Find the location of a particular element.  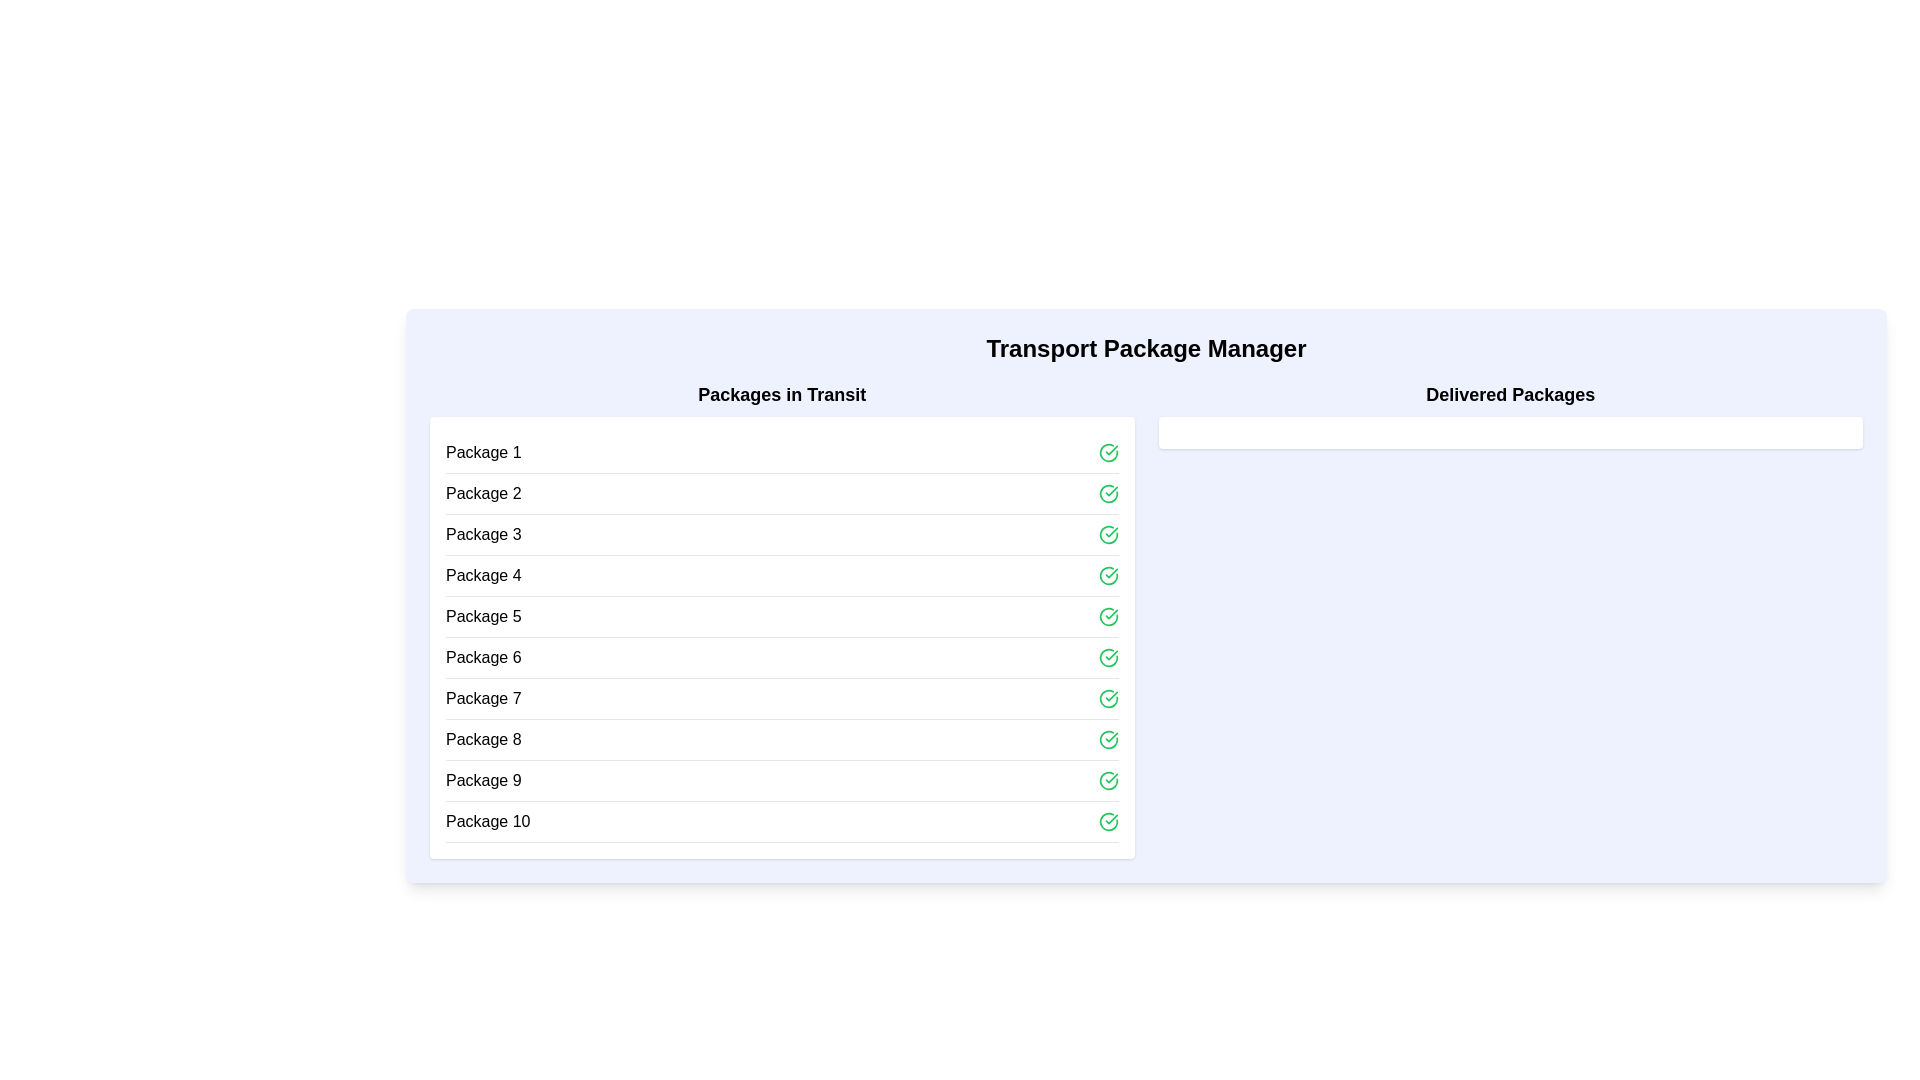

the text label for 'Package 7', which is the seventh item in the list of packages in transit, located in the left section of the interface is located at coordinates (483, 697).